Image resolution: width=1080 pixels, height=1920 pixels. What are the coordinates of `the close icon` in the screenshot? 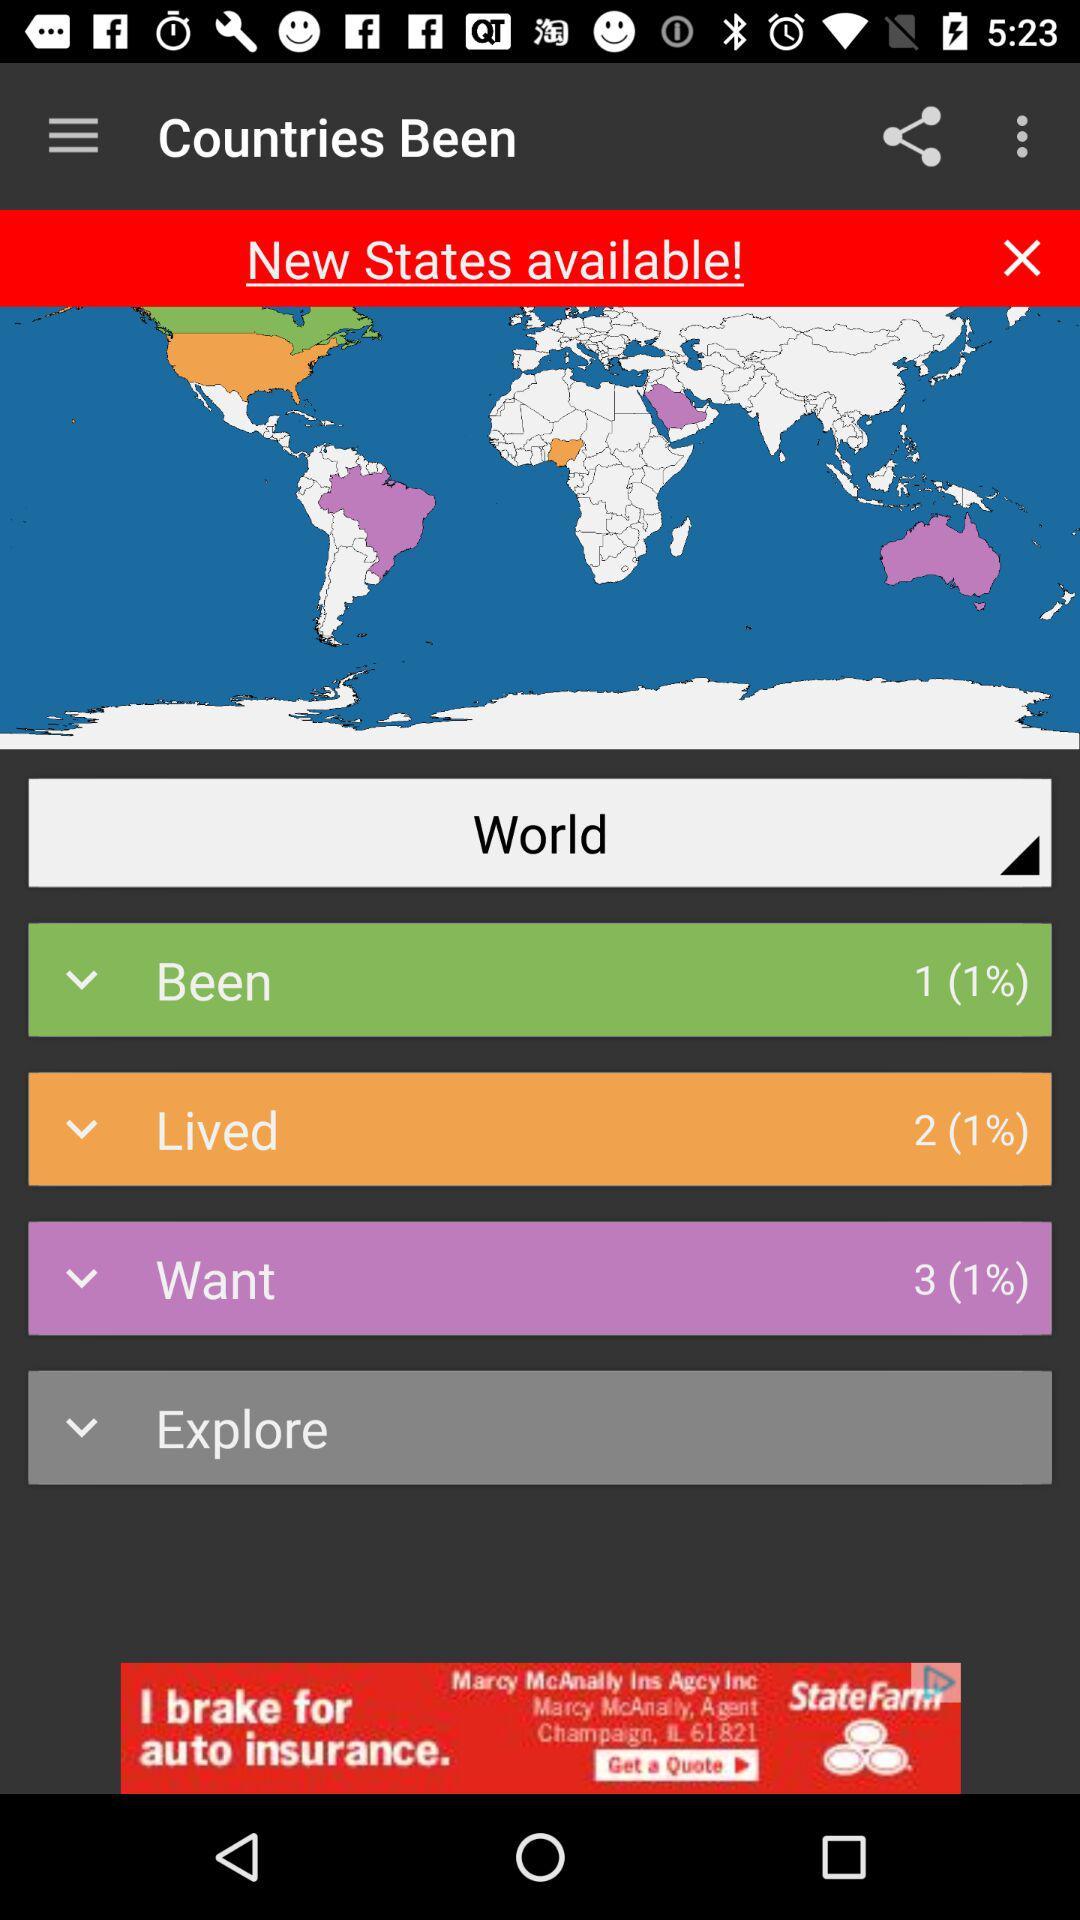 It's located at (1022, 257).